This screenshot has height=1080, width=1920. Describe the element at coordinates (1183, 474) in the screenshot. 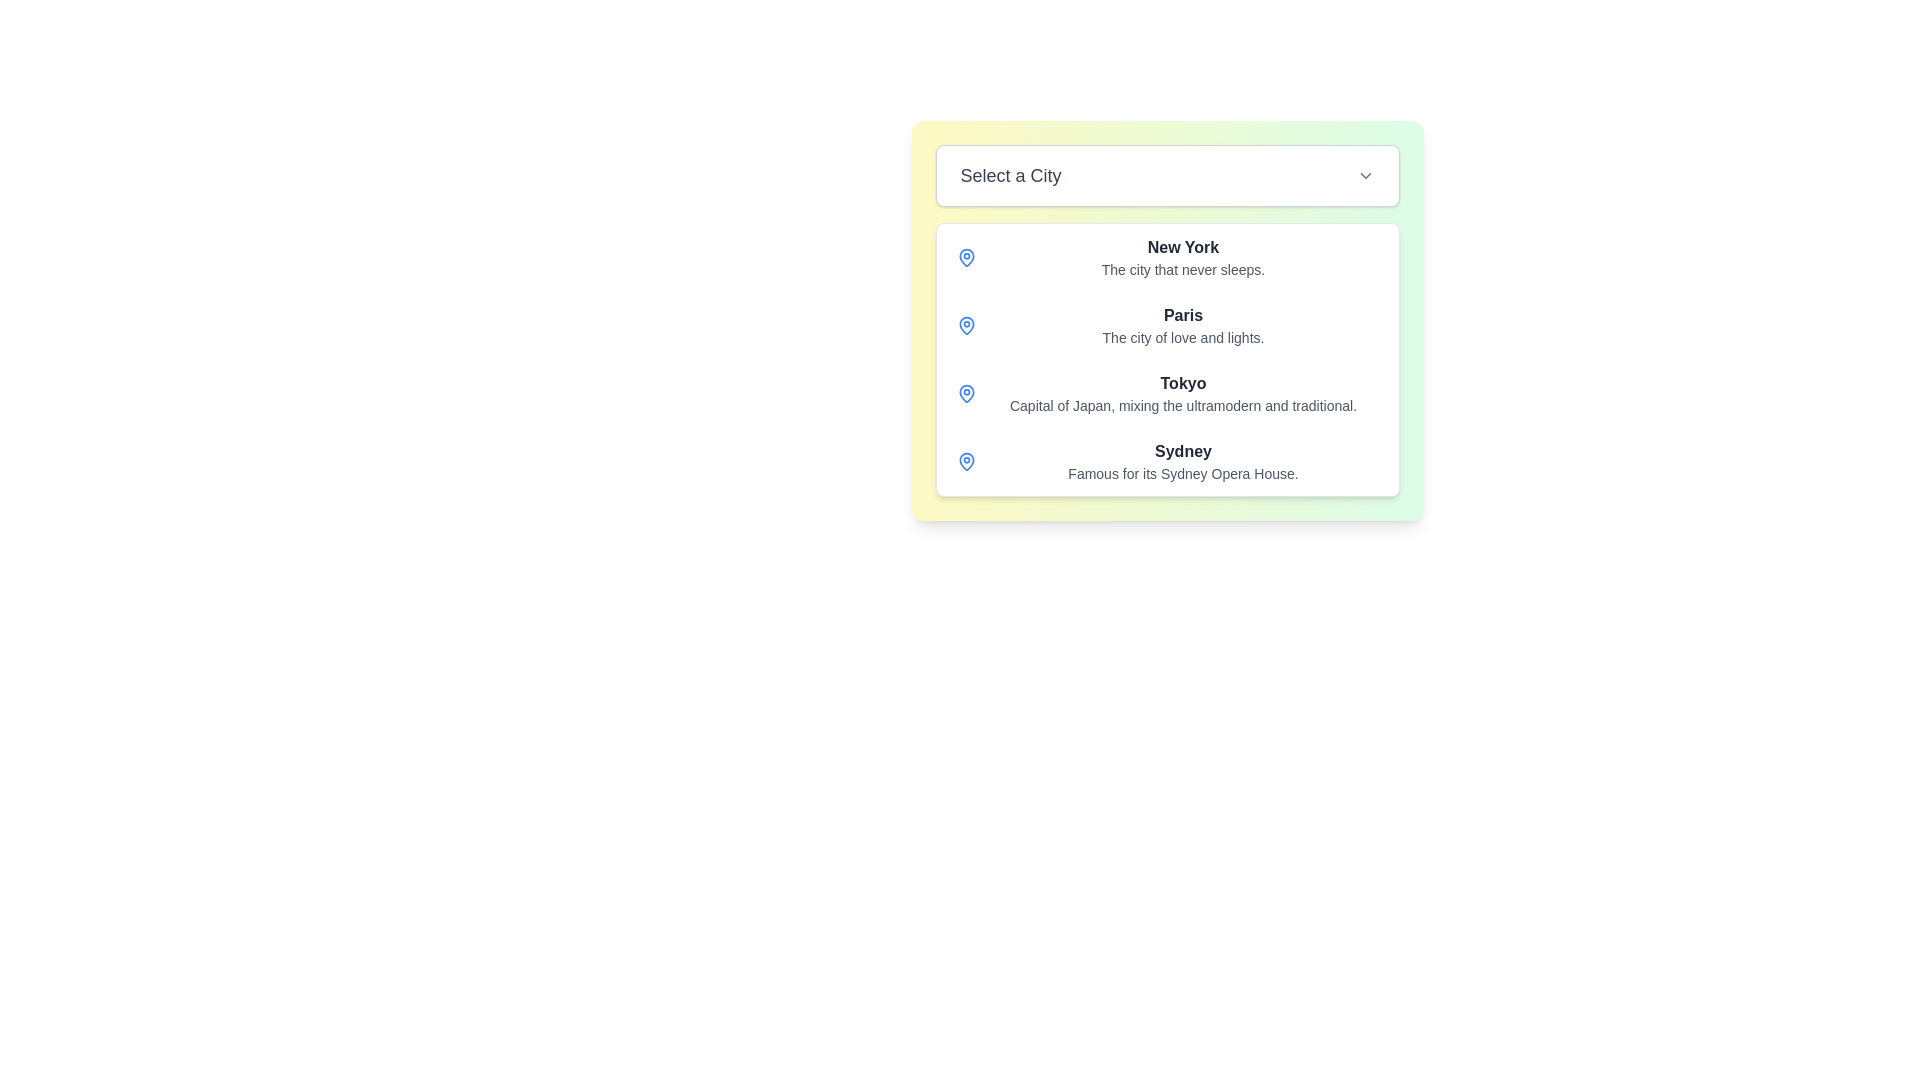

I see `the text label that contains 'Famous for its Sydney Opera House.' positioned beneath the bold 'Sydney' label in the dropdown menu` at that location.